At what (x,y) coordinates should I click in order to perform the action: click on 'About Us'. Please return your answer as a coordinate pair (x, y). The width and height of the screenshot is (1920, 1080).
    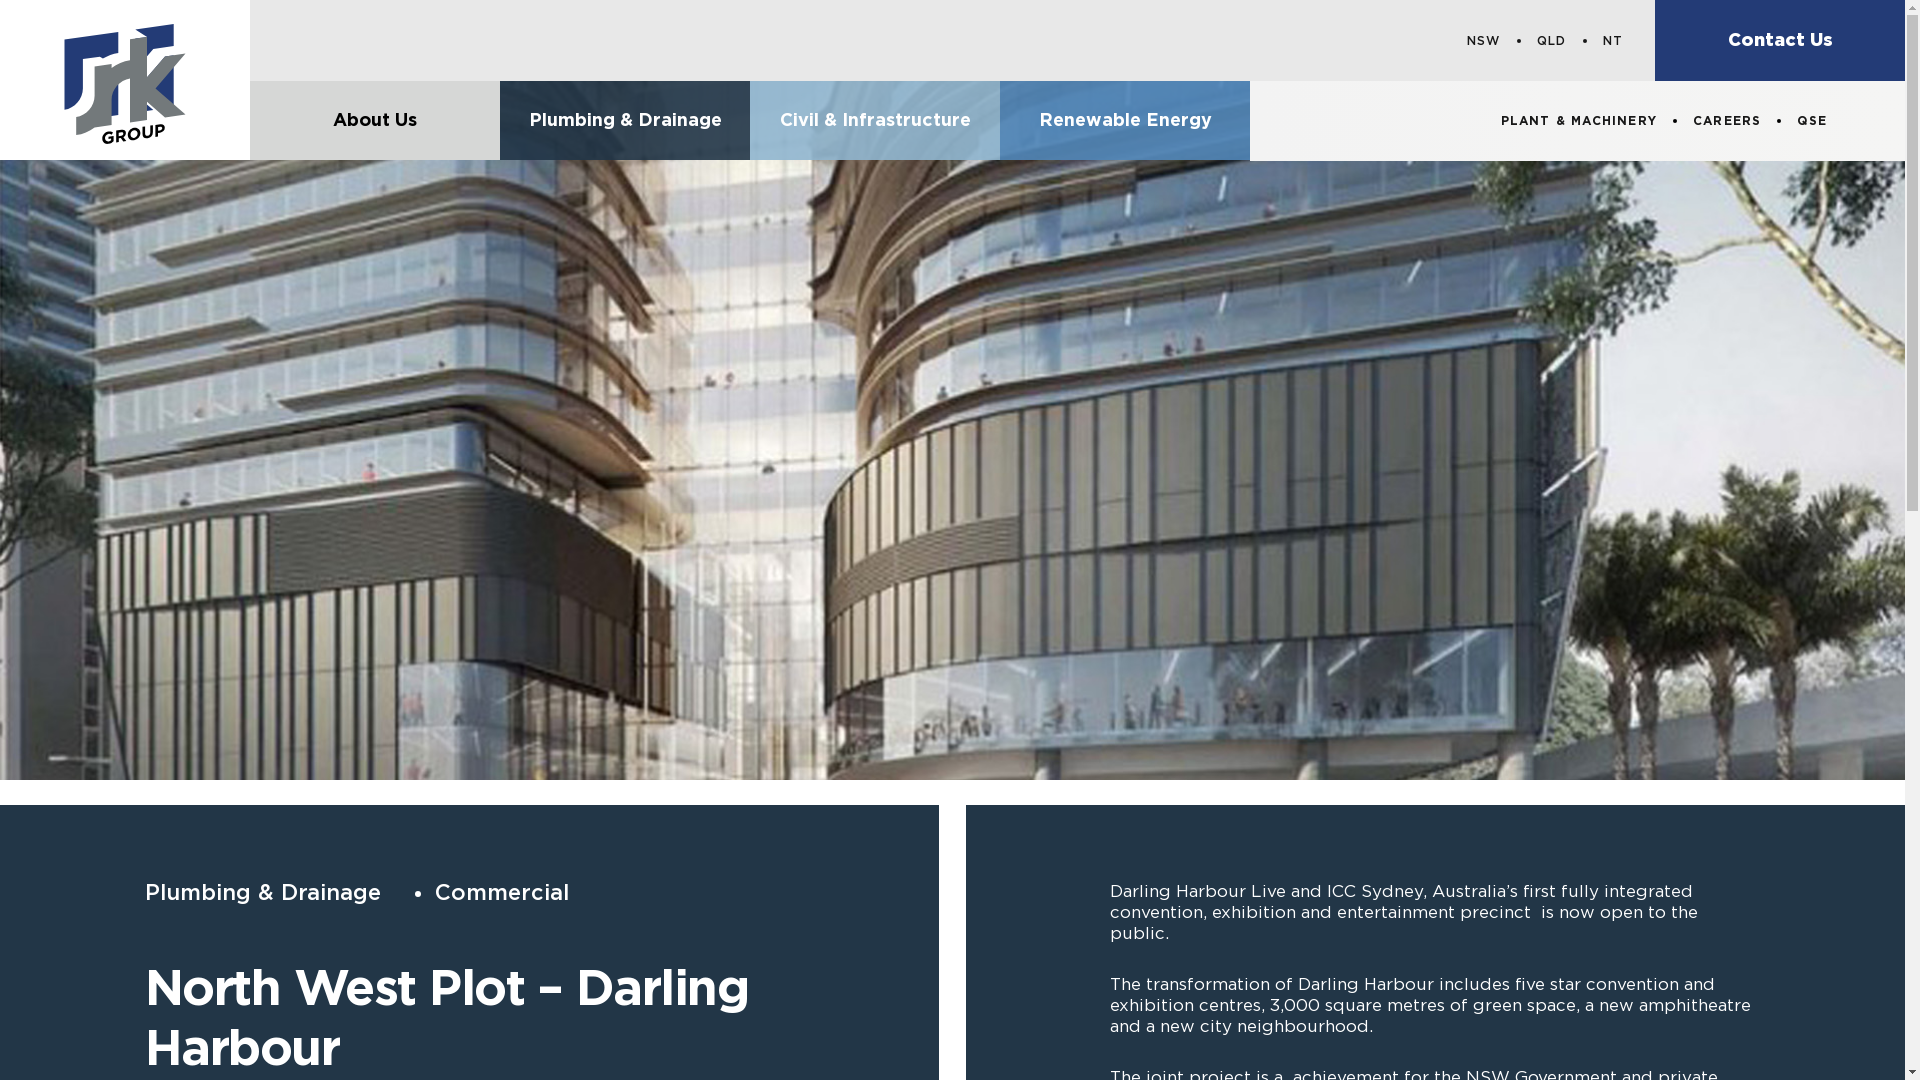
    Looking at the image, I should click on (374, 120).